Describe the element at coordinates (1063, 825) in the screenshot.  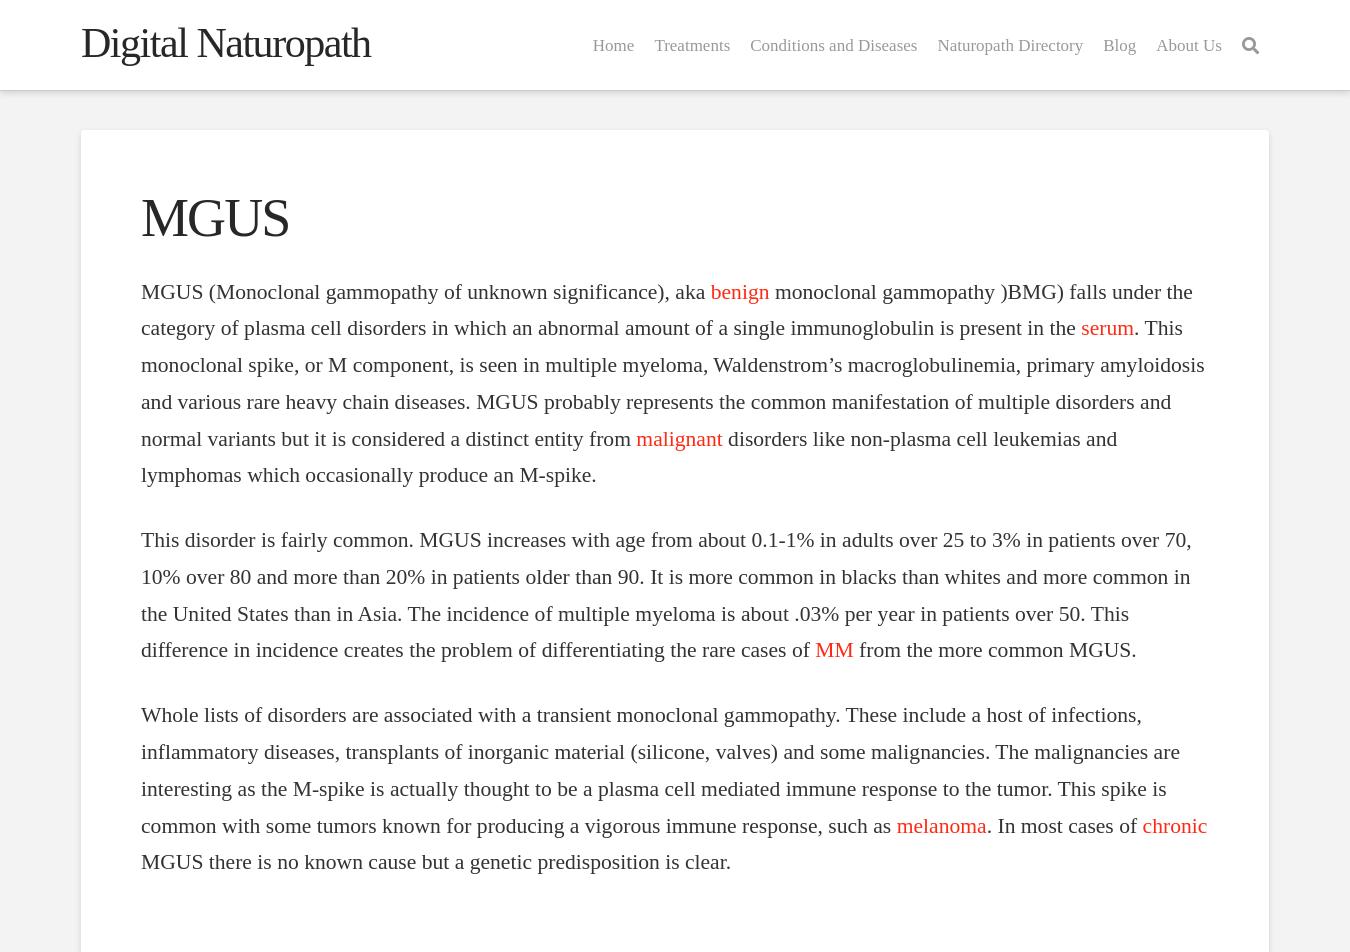
I see `'. In most cases of'` at that location.